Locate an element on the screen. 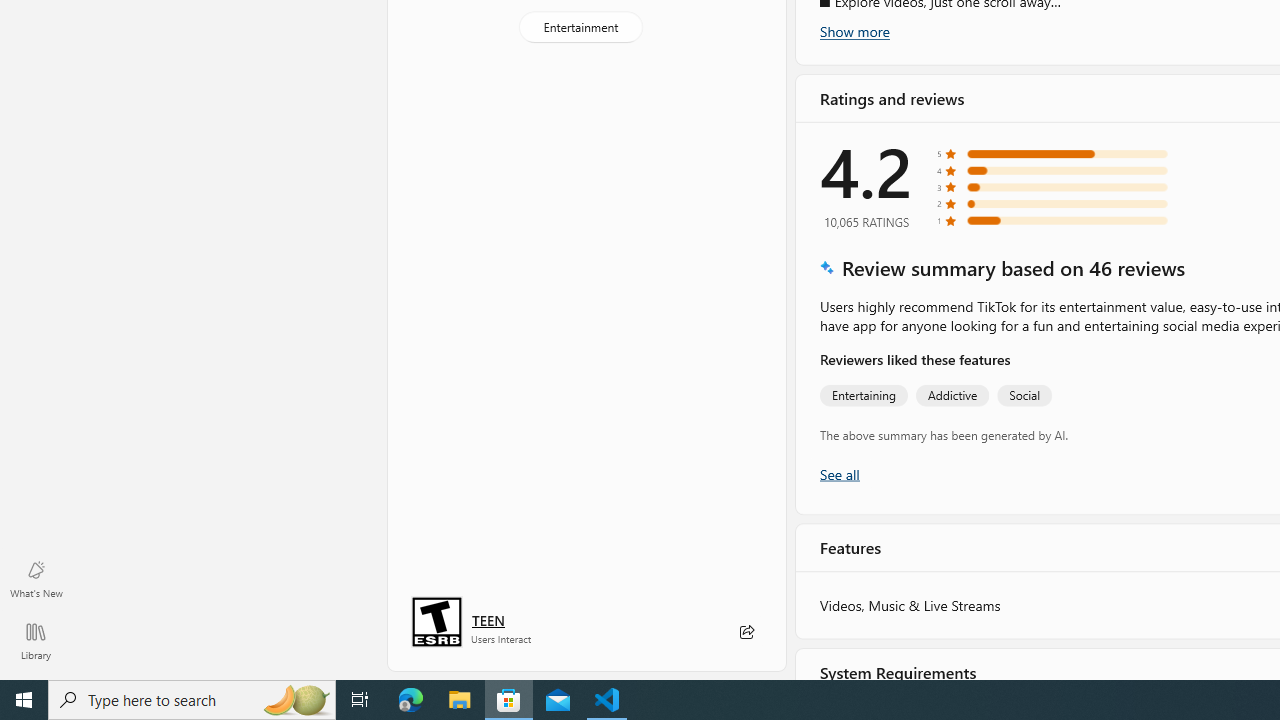 The image size is (1280, 720). 'Share' is located at coordinates (745, 632).